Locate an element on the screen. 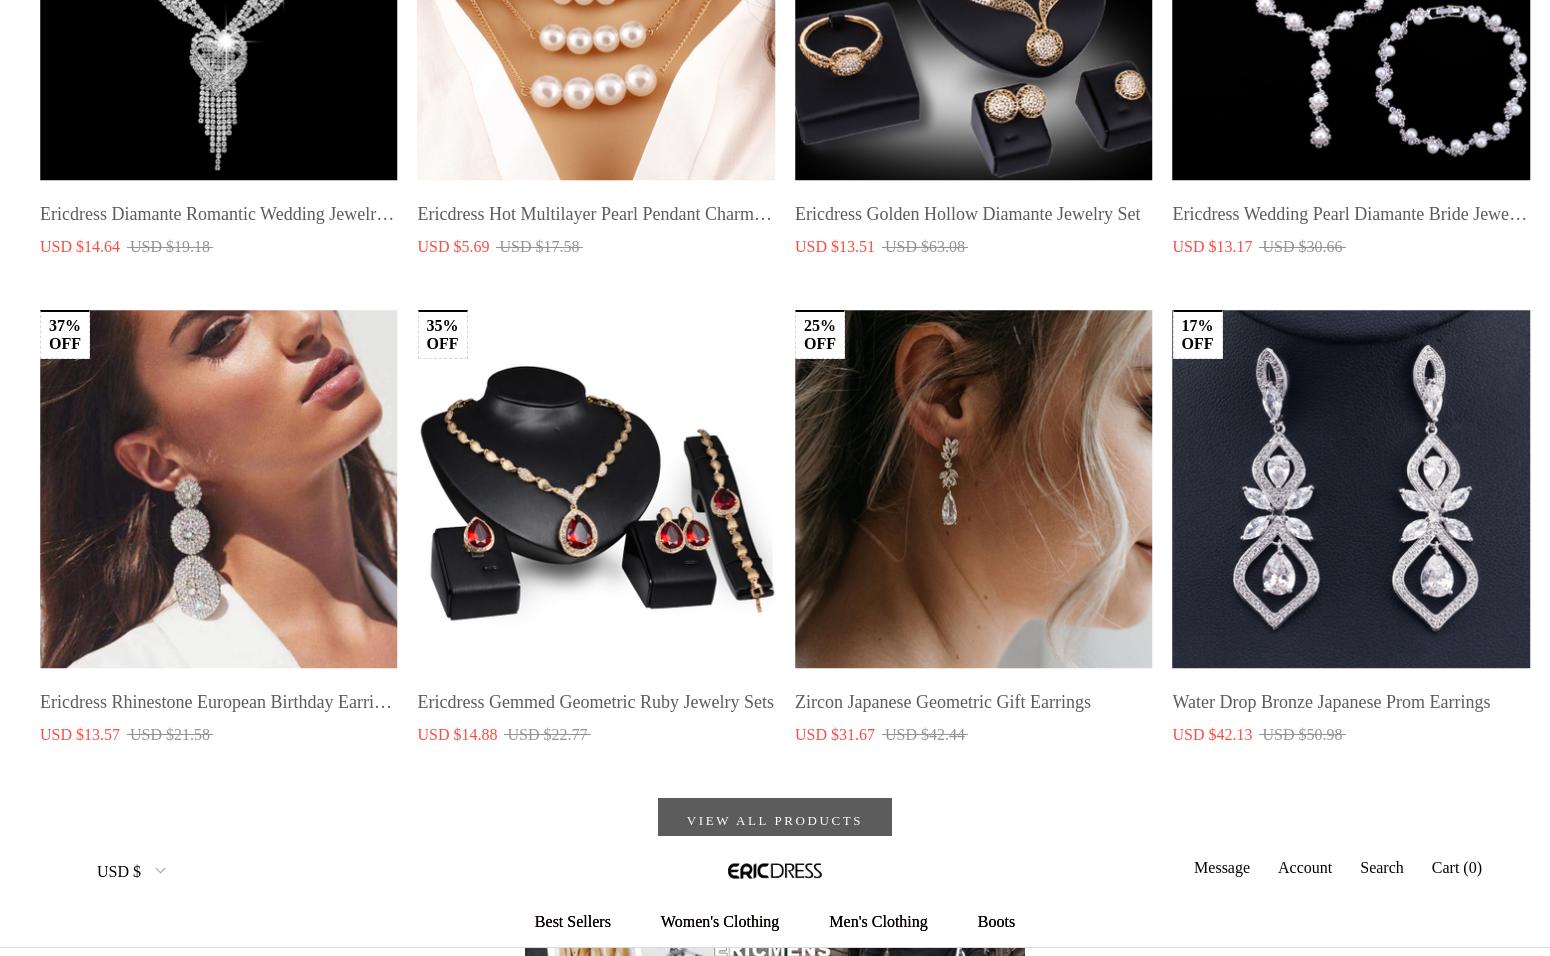 The width and height of the screenshot is (1550, 956). 'Get more exclusive offers !' is located at coordinates (137, 785).